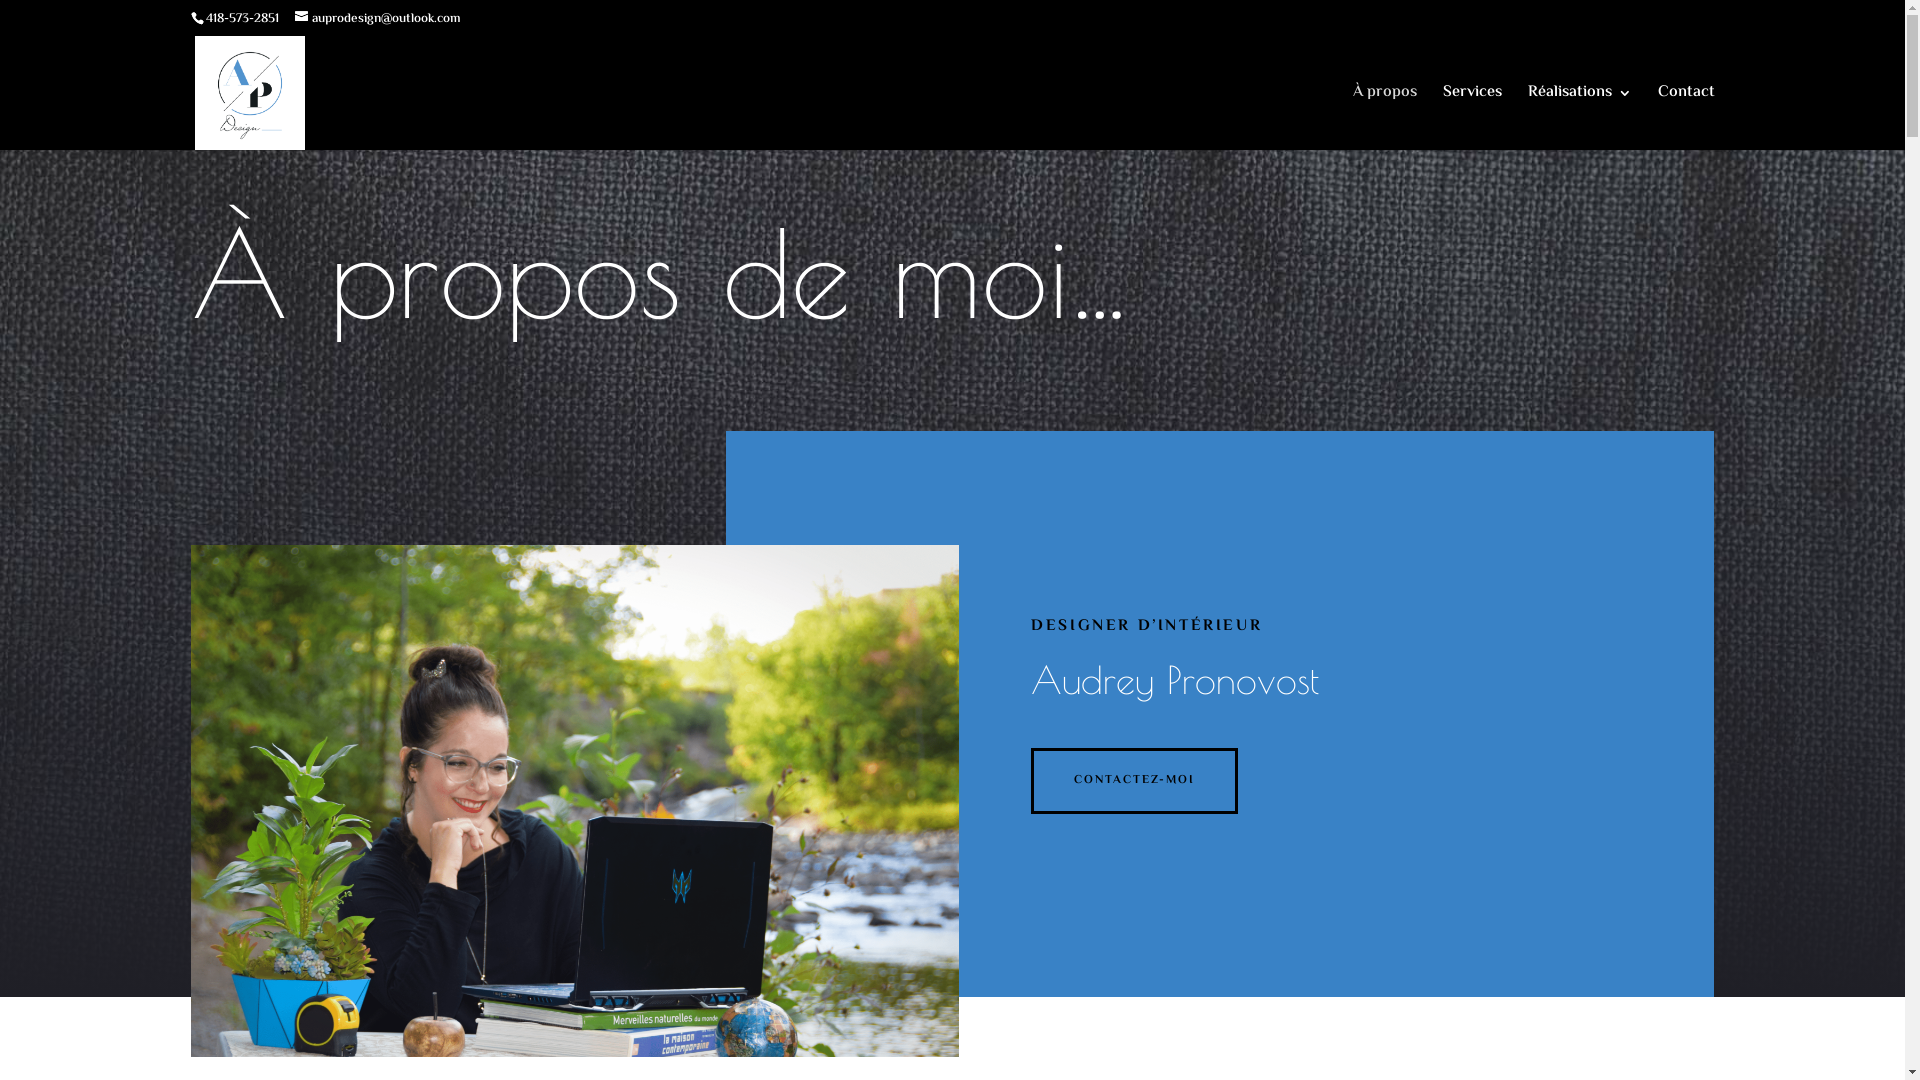 This screenshot has width=1920, height=1080. What do you see at coordinates (377, 19) in the screenshot?
I see `'auprodesign@outlook.com'` at bounding box center [377, 19].